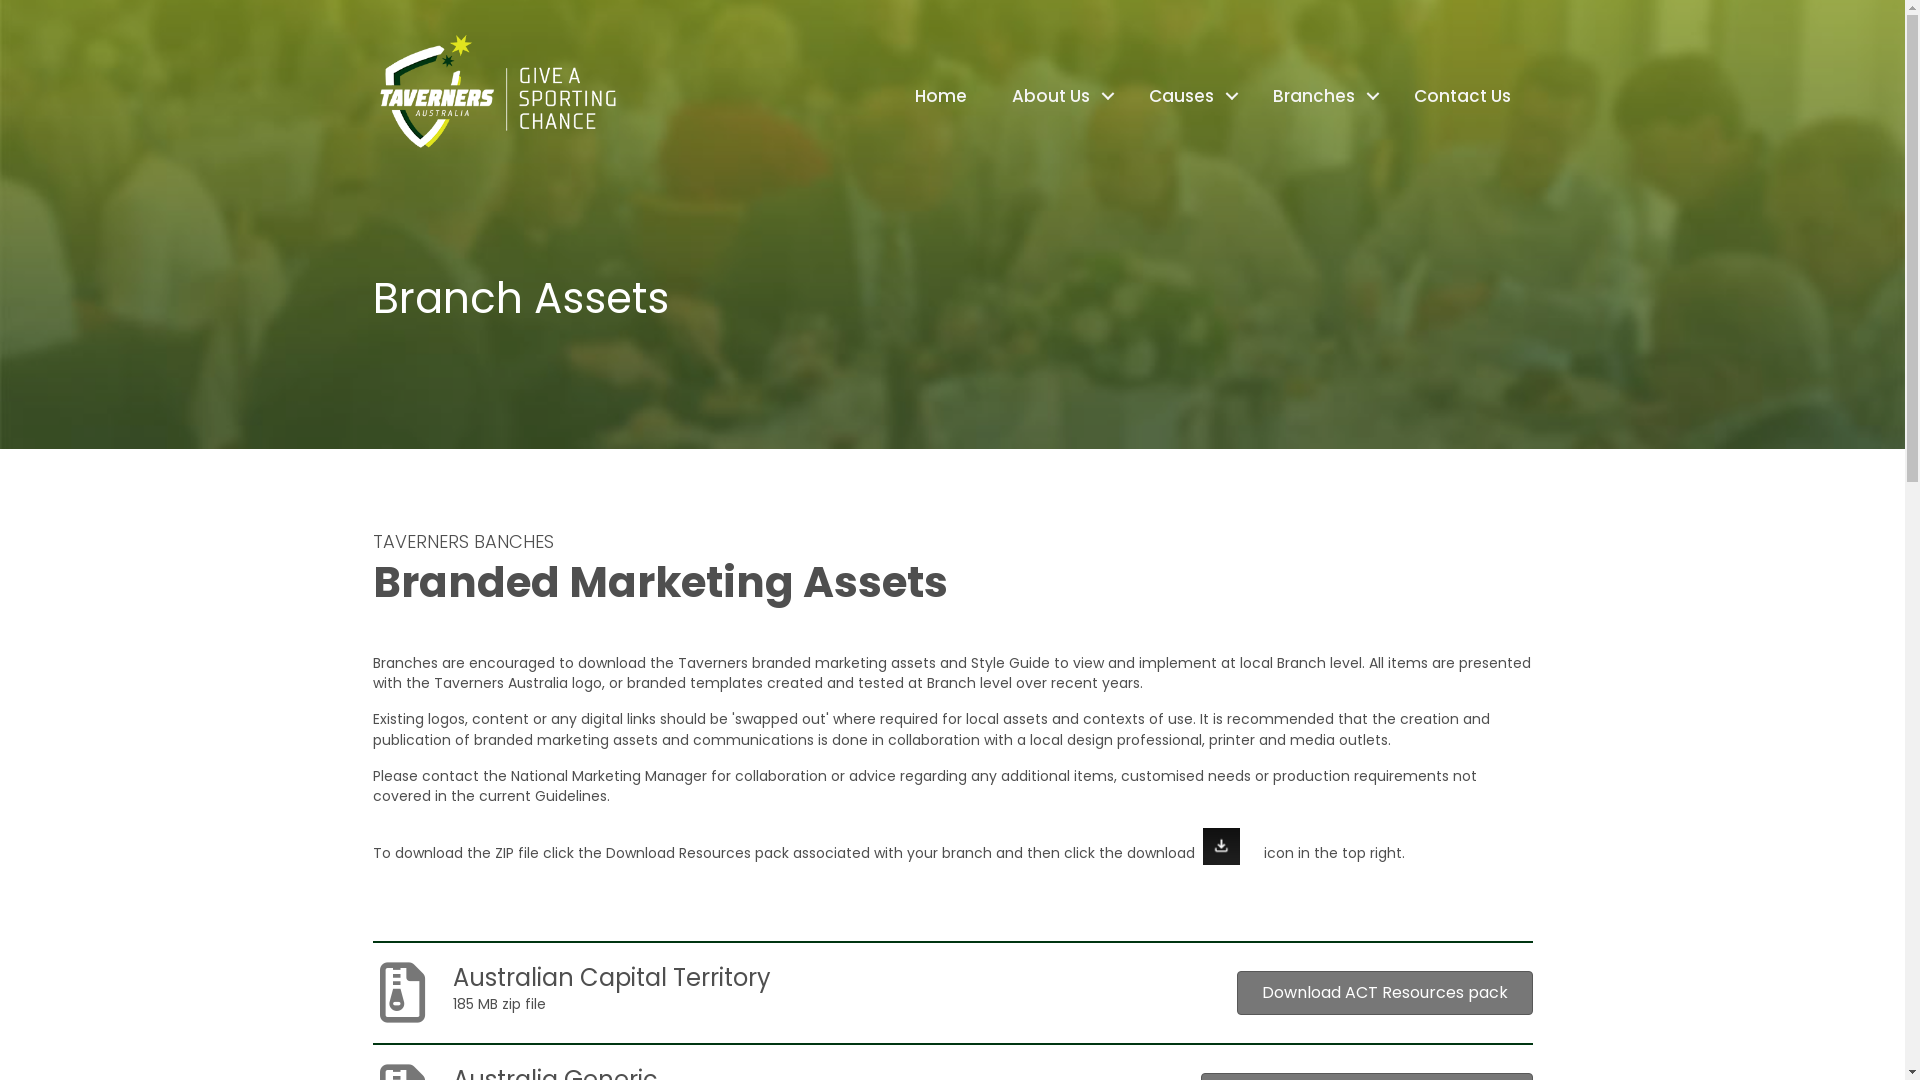 Image resolution: width=1920 pixels, height=1080 pixels. What do you see at coordinates (939, 96) in the screenshot?
I see `'Home'` at bounding box center [939, 96].